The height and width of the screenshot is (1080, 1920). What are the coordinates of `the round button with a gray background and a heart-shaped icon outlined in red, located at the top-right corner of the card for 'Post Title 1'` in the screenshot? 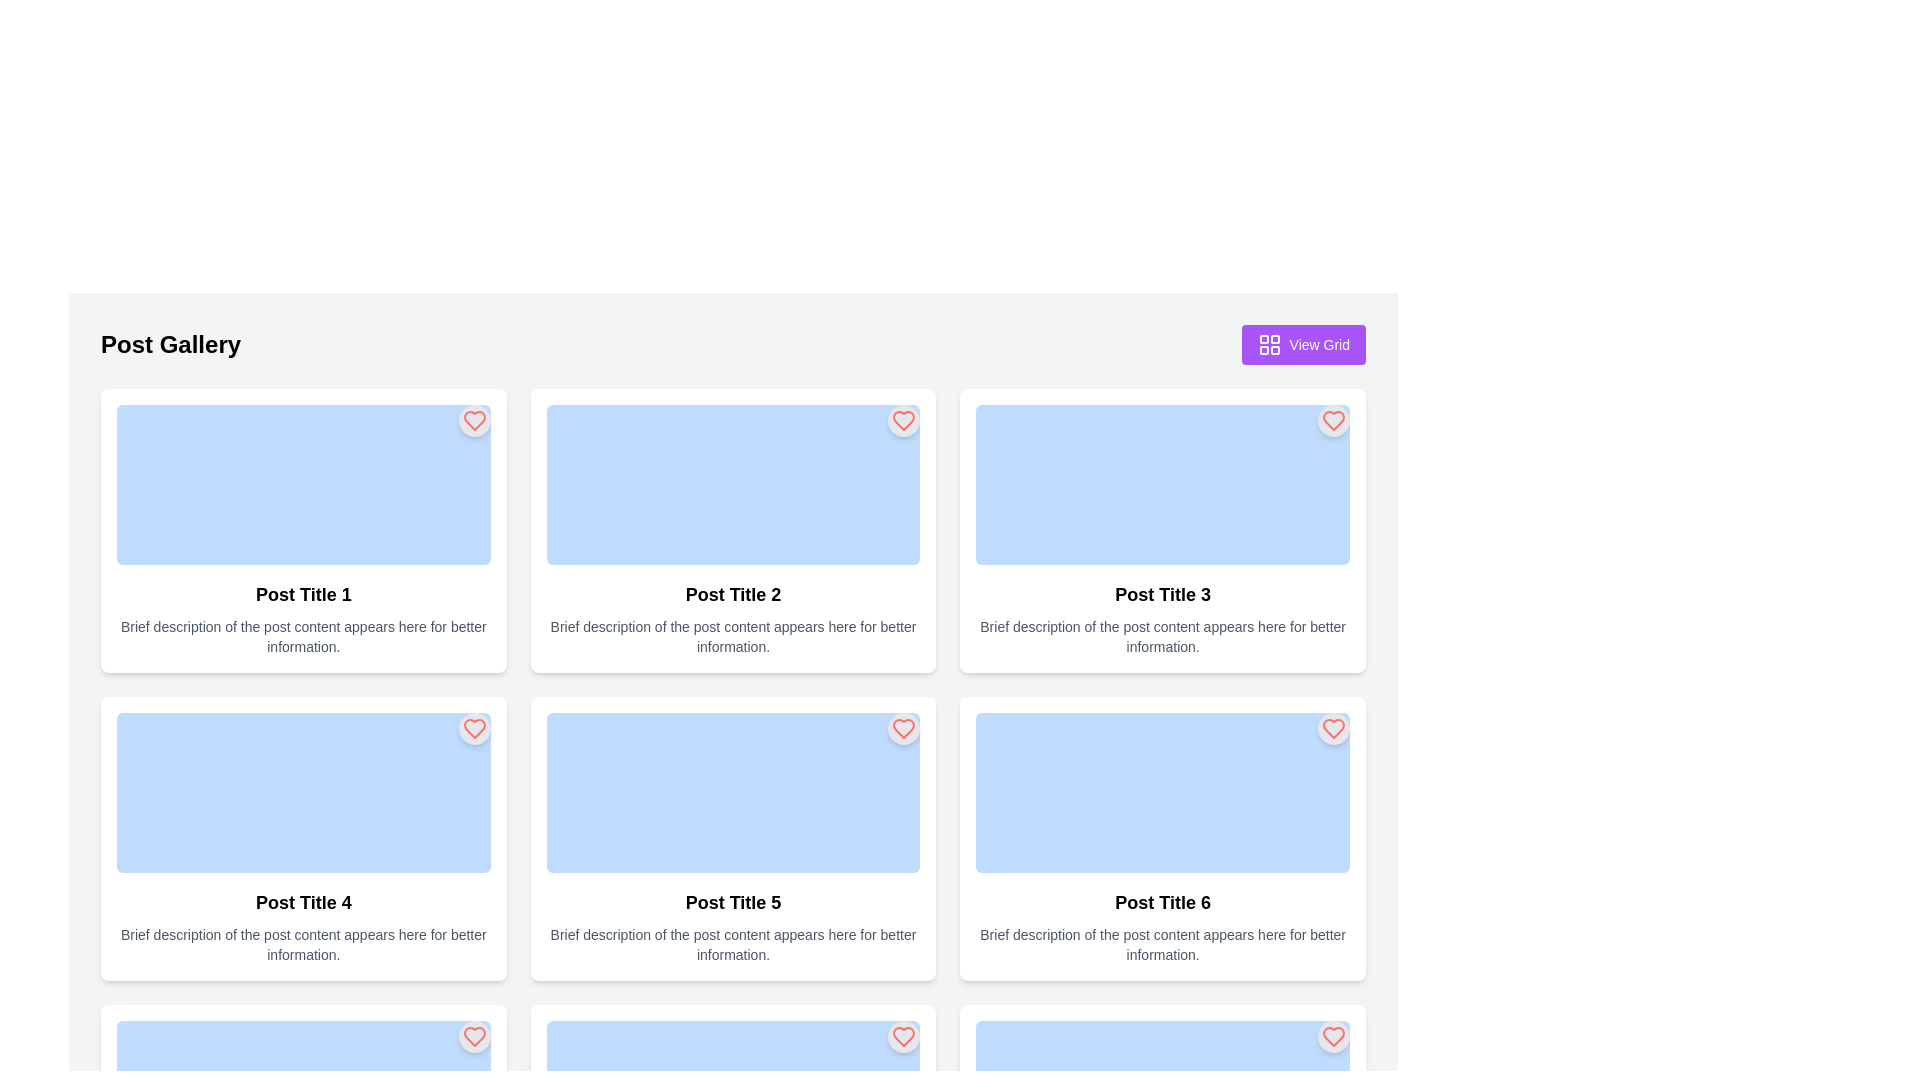 It's located at (473, 419).